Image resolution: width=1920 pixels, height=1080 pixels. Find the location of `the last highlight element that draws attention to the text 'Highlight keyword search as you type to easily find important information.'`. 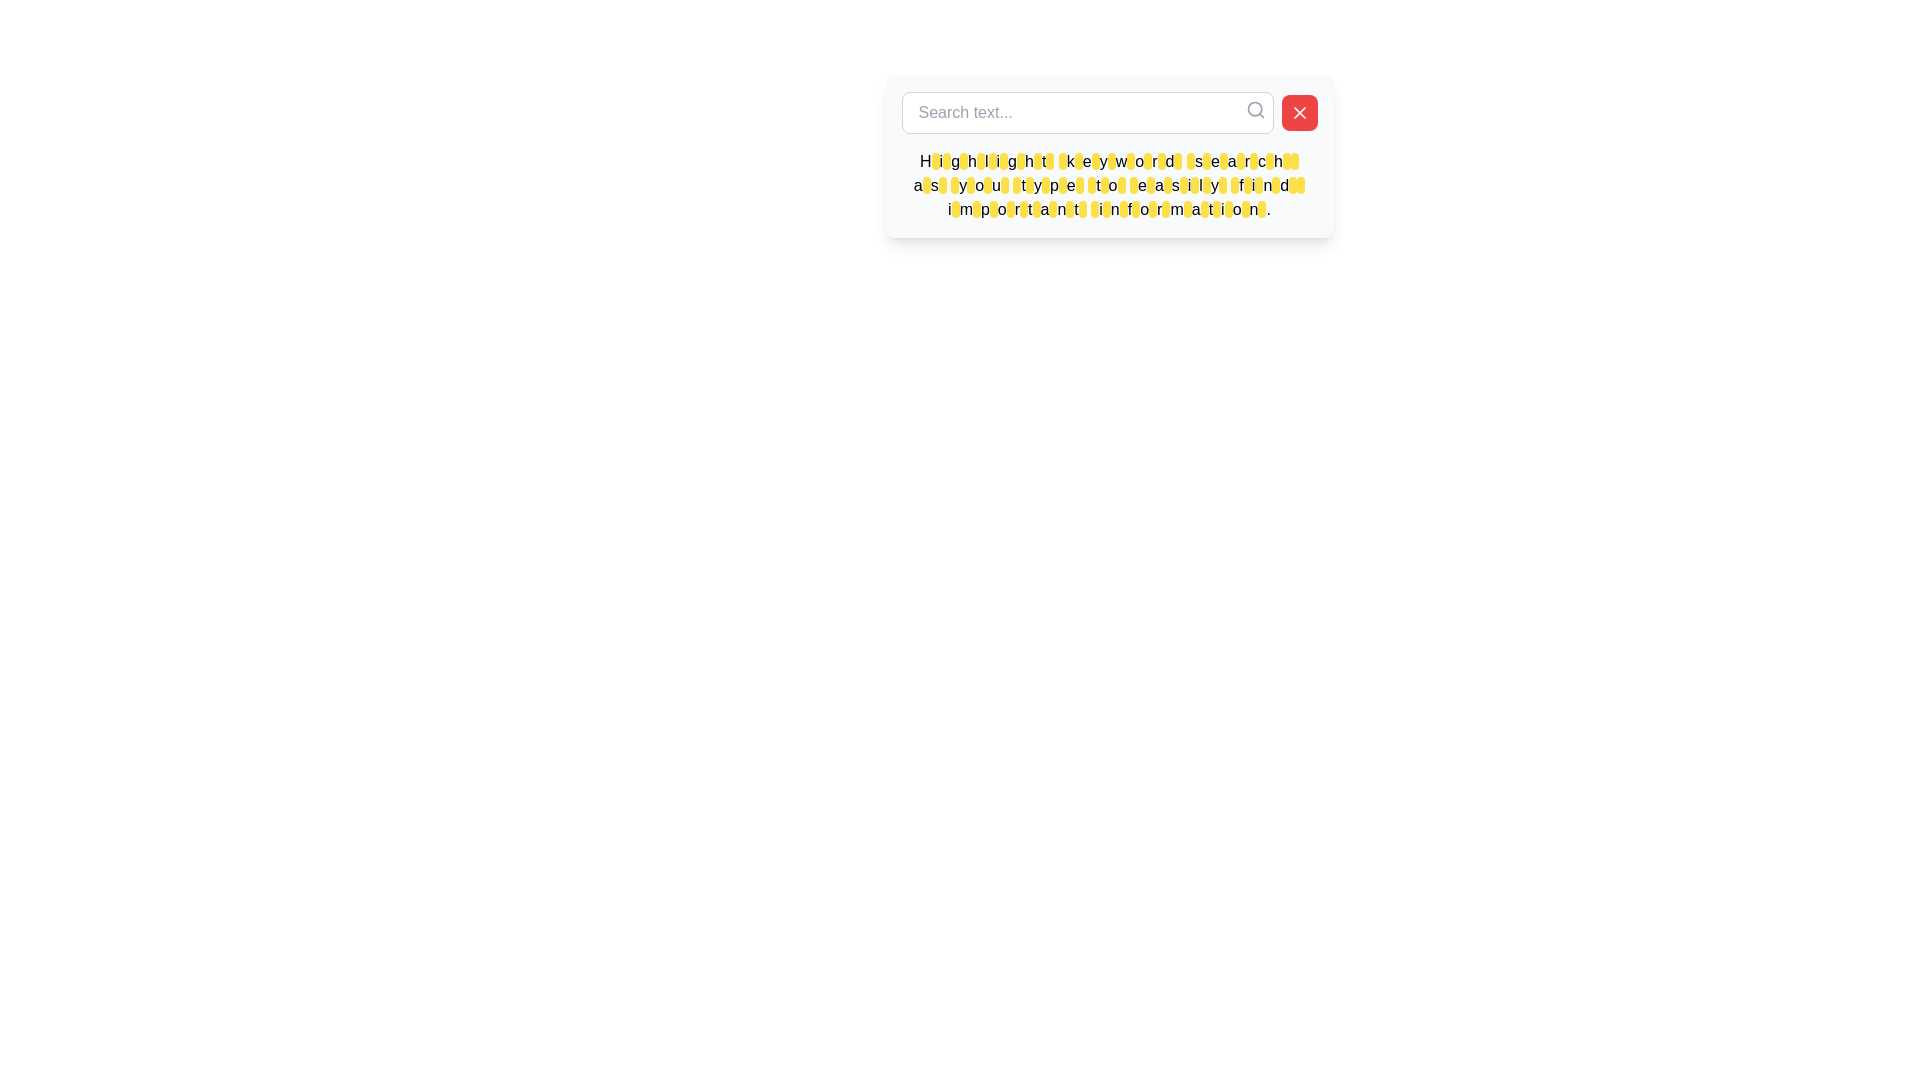

the last highlight element that draws attention to the text 'Highlight keyword search as you type to easily find important information.' is located at coordinates (1205, 160).